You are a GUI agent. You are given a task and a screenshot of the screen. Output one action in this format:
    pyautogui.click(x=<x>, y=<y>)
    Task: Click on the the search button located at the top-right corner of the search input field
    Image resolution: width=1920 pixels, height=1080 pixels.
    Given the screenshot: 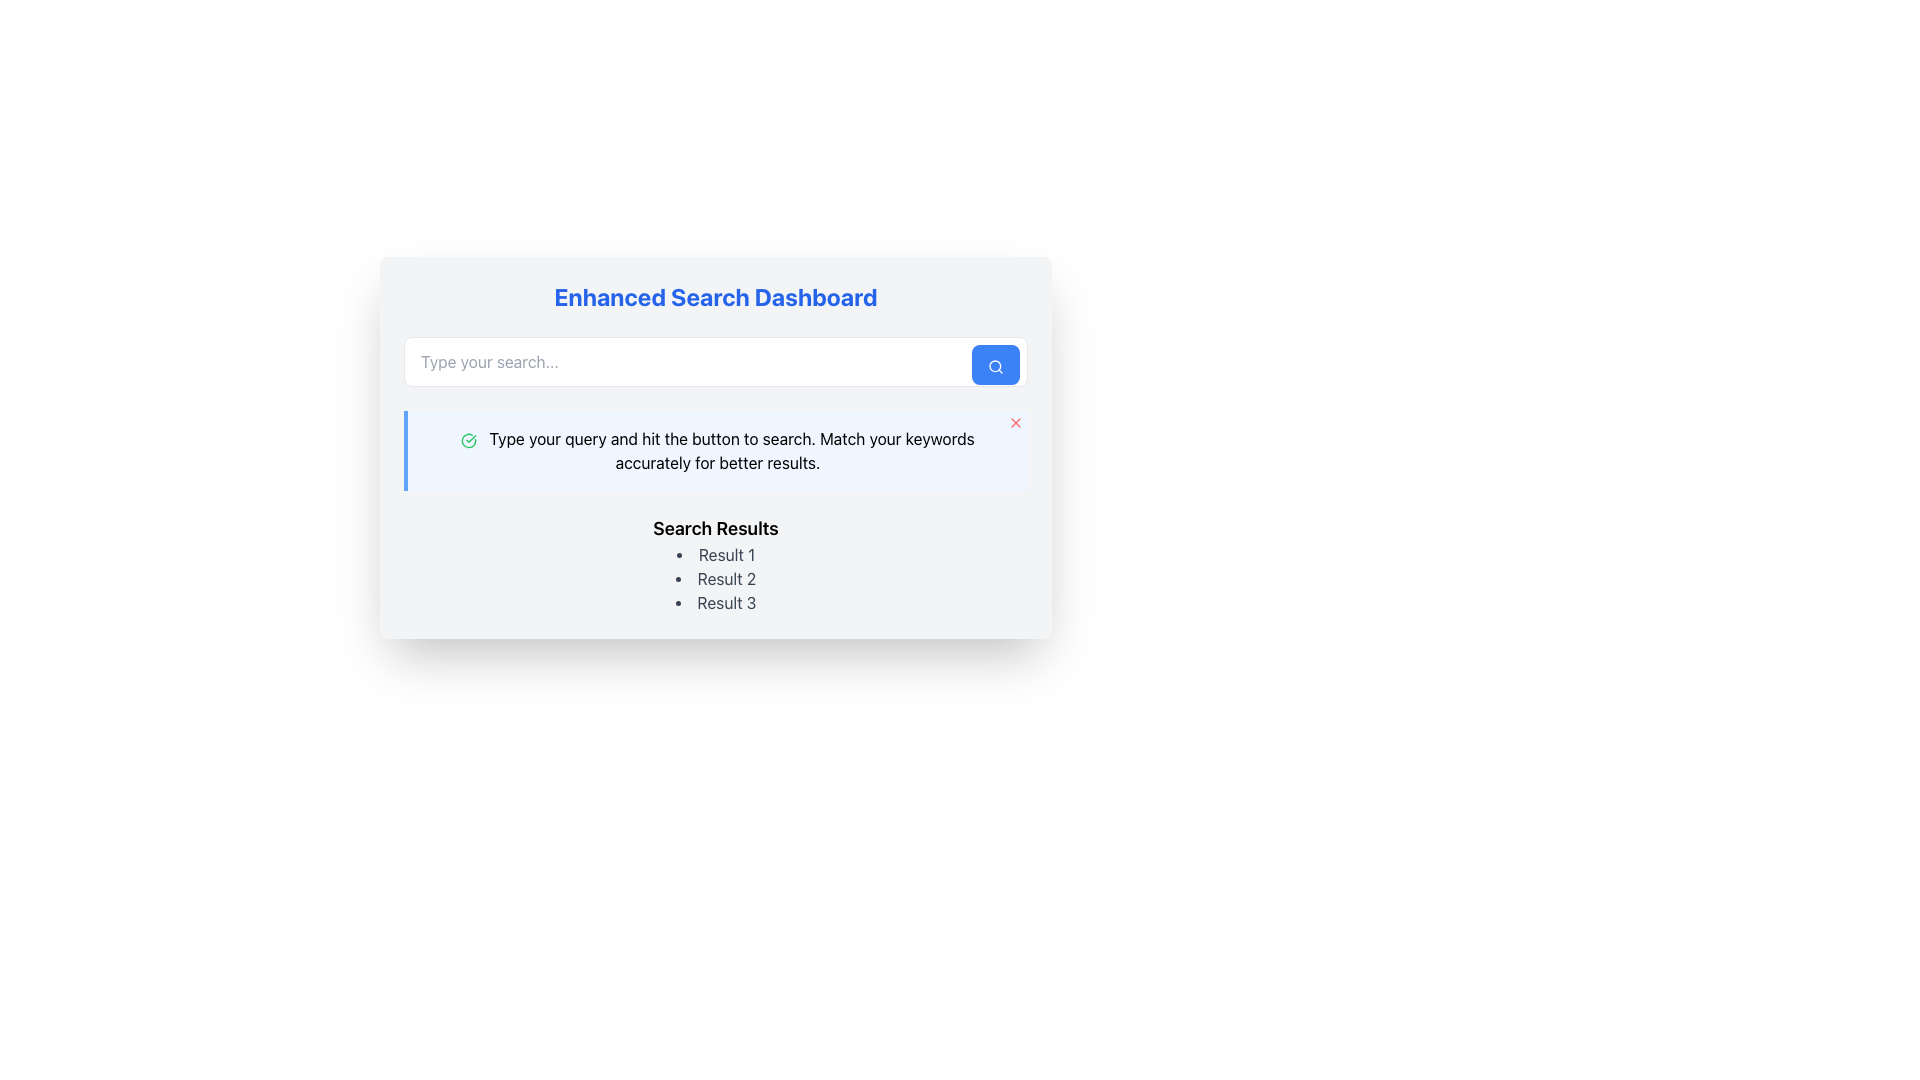 What is the action you would take?
    pyautogui.click(x=996, y=365)
    